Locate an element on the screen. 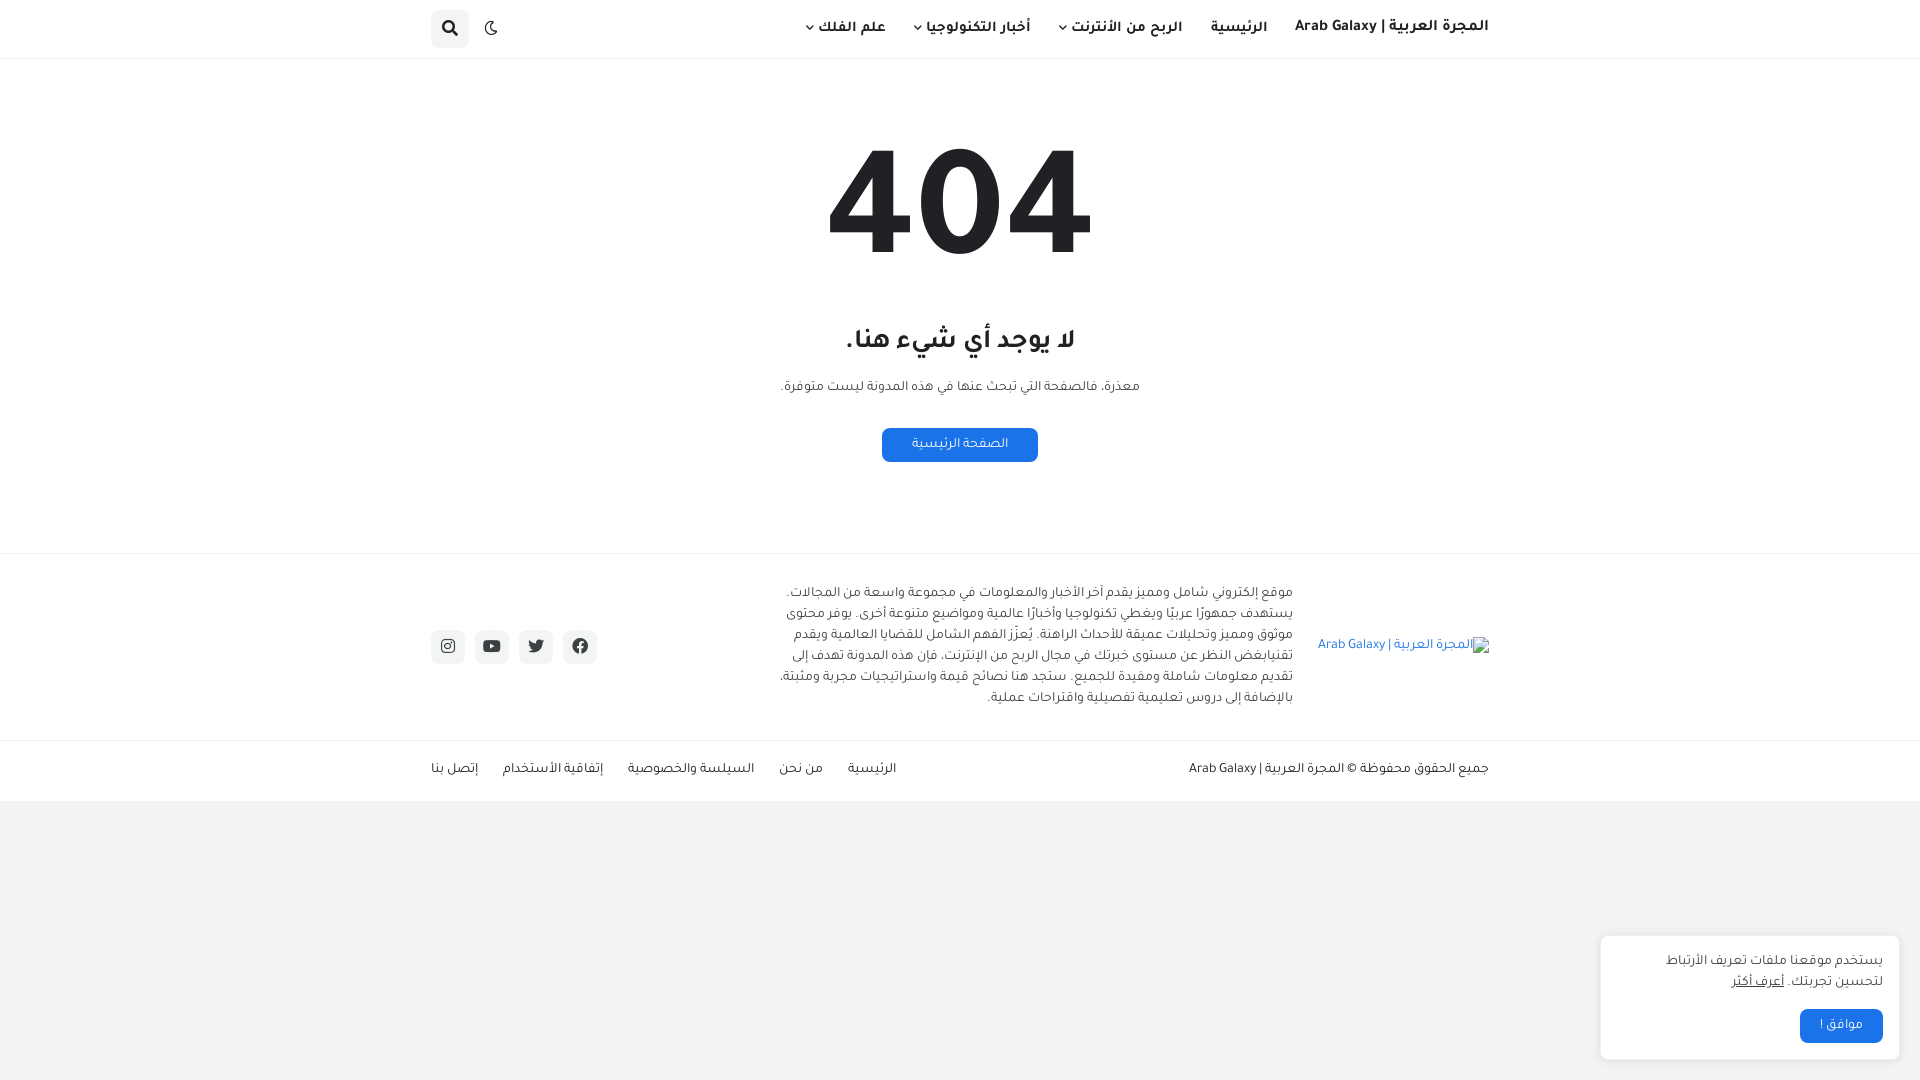 This screenshot has width=1920, height=1080. 'twitter' is located at coordinates (536, 647).